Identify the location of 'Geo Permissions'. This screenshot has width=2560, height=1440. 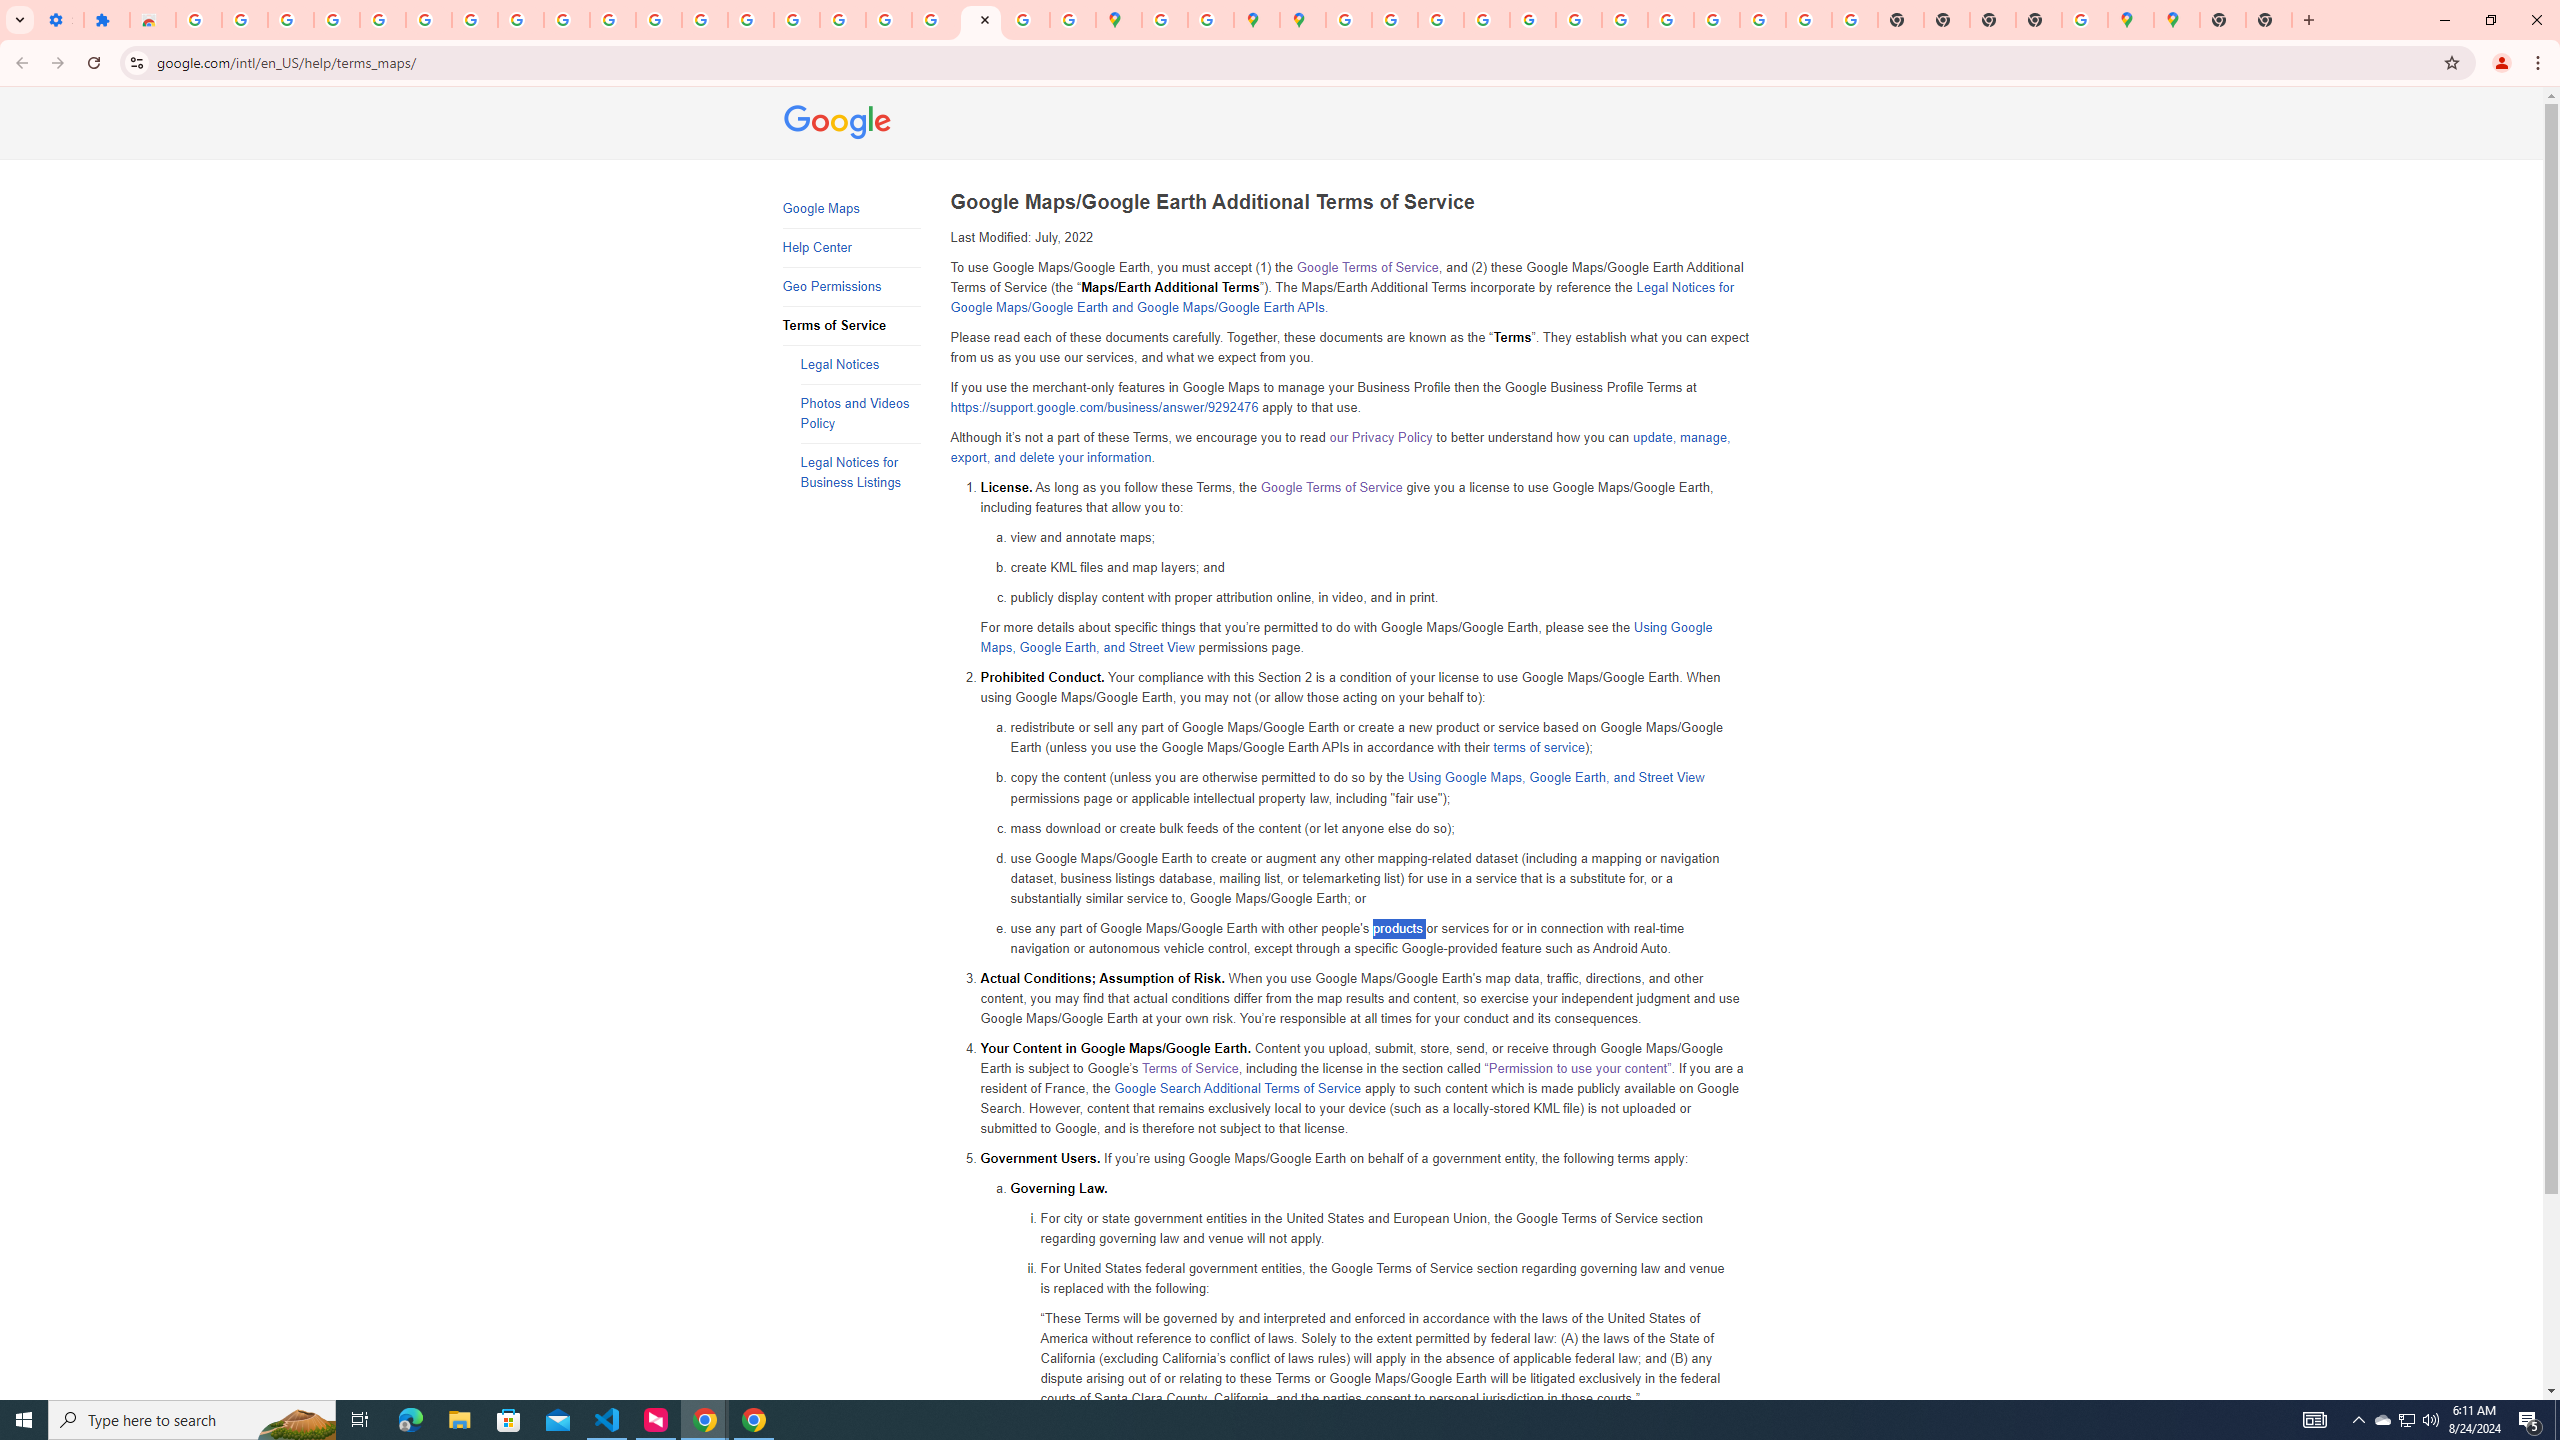
(851, 287).